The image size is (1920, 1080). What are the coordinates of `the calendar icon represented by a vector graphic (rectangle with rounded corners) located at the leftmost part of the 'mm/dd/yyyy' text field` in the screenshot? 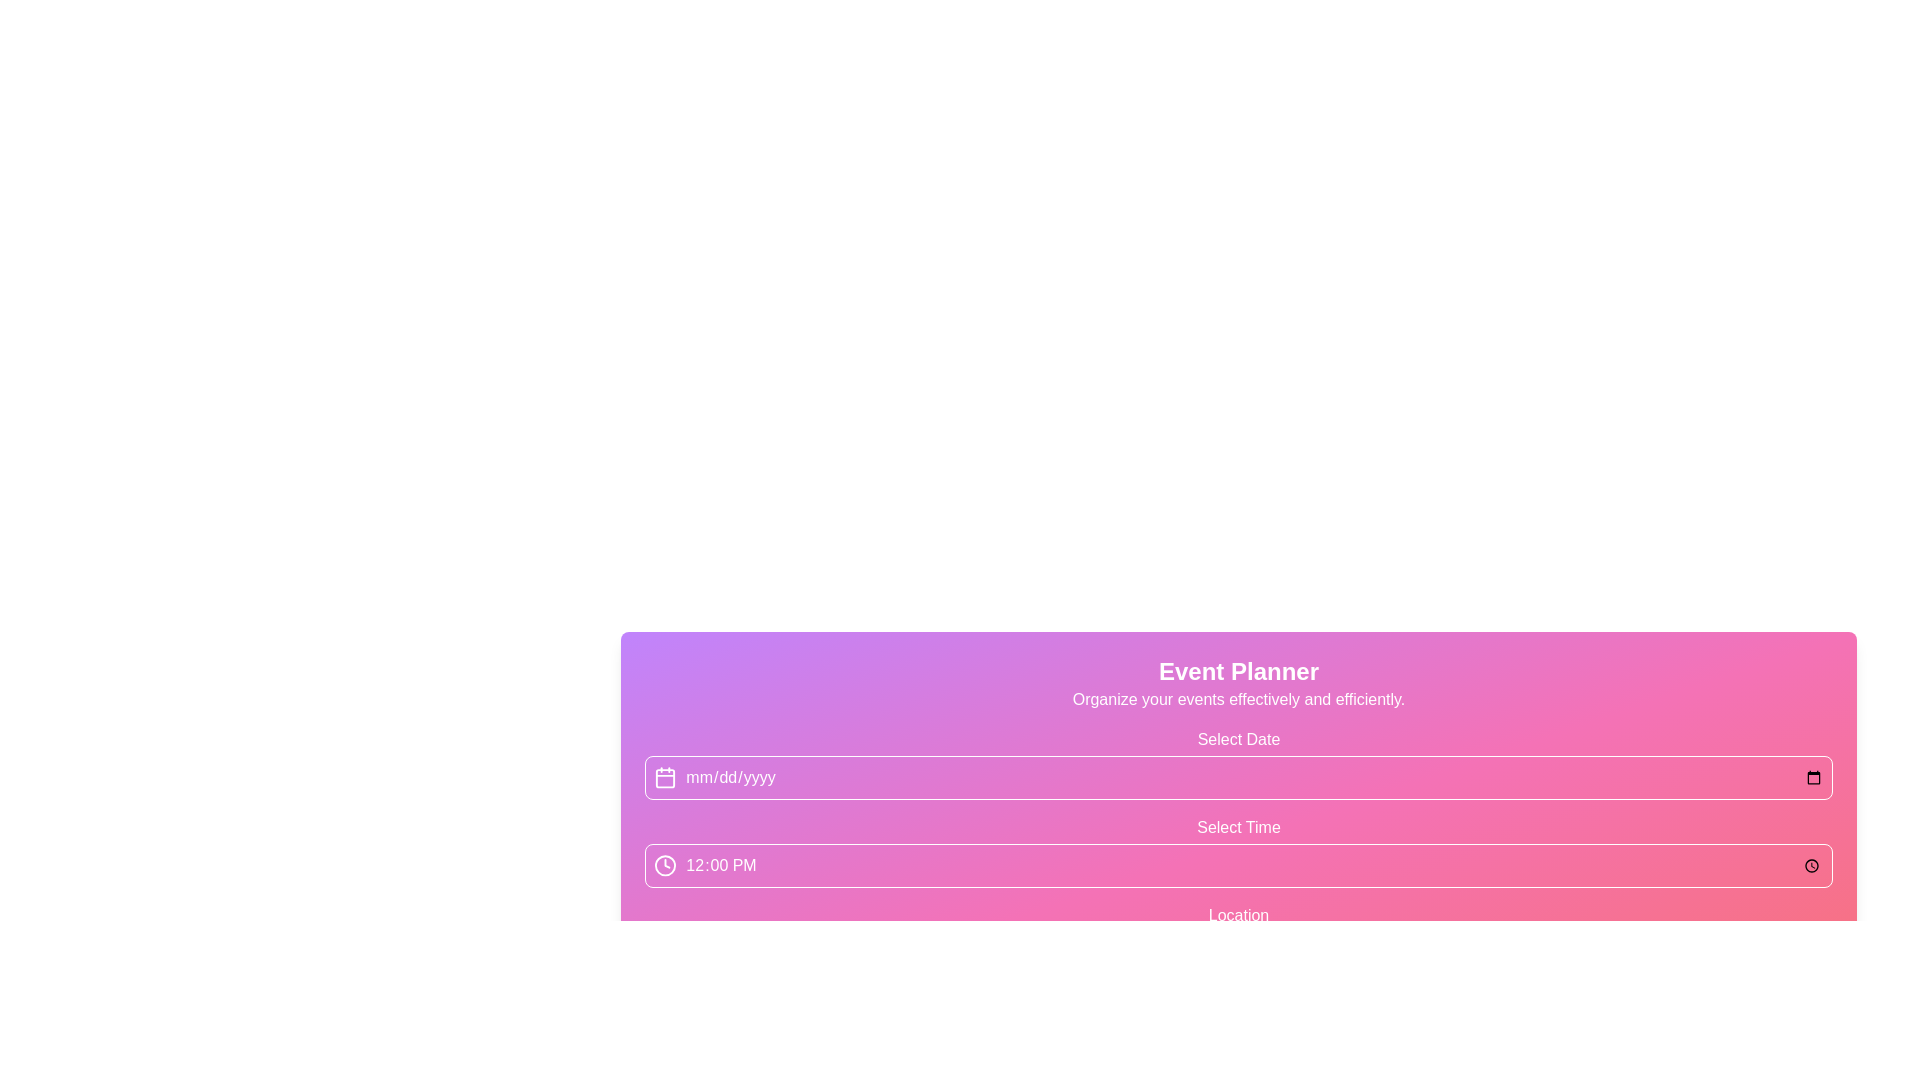 It's located at (665, 778).